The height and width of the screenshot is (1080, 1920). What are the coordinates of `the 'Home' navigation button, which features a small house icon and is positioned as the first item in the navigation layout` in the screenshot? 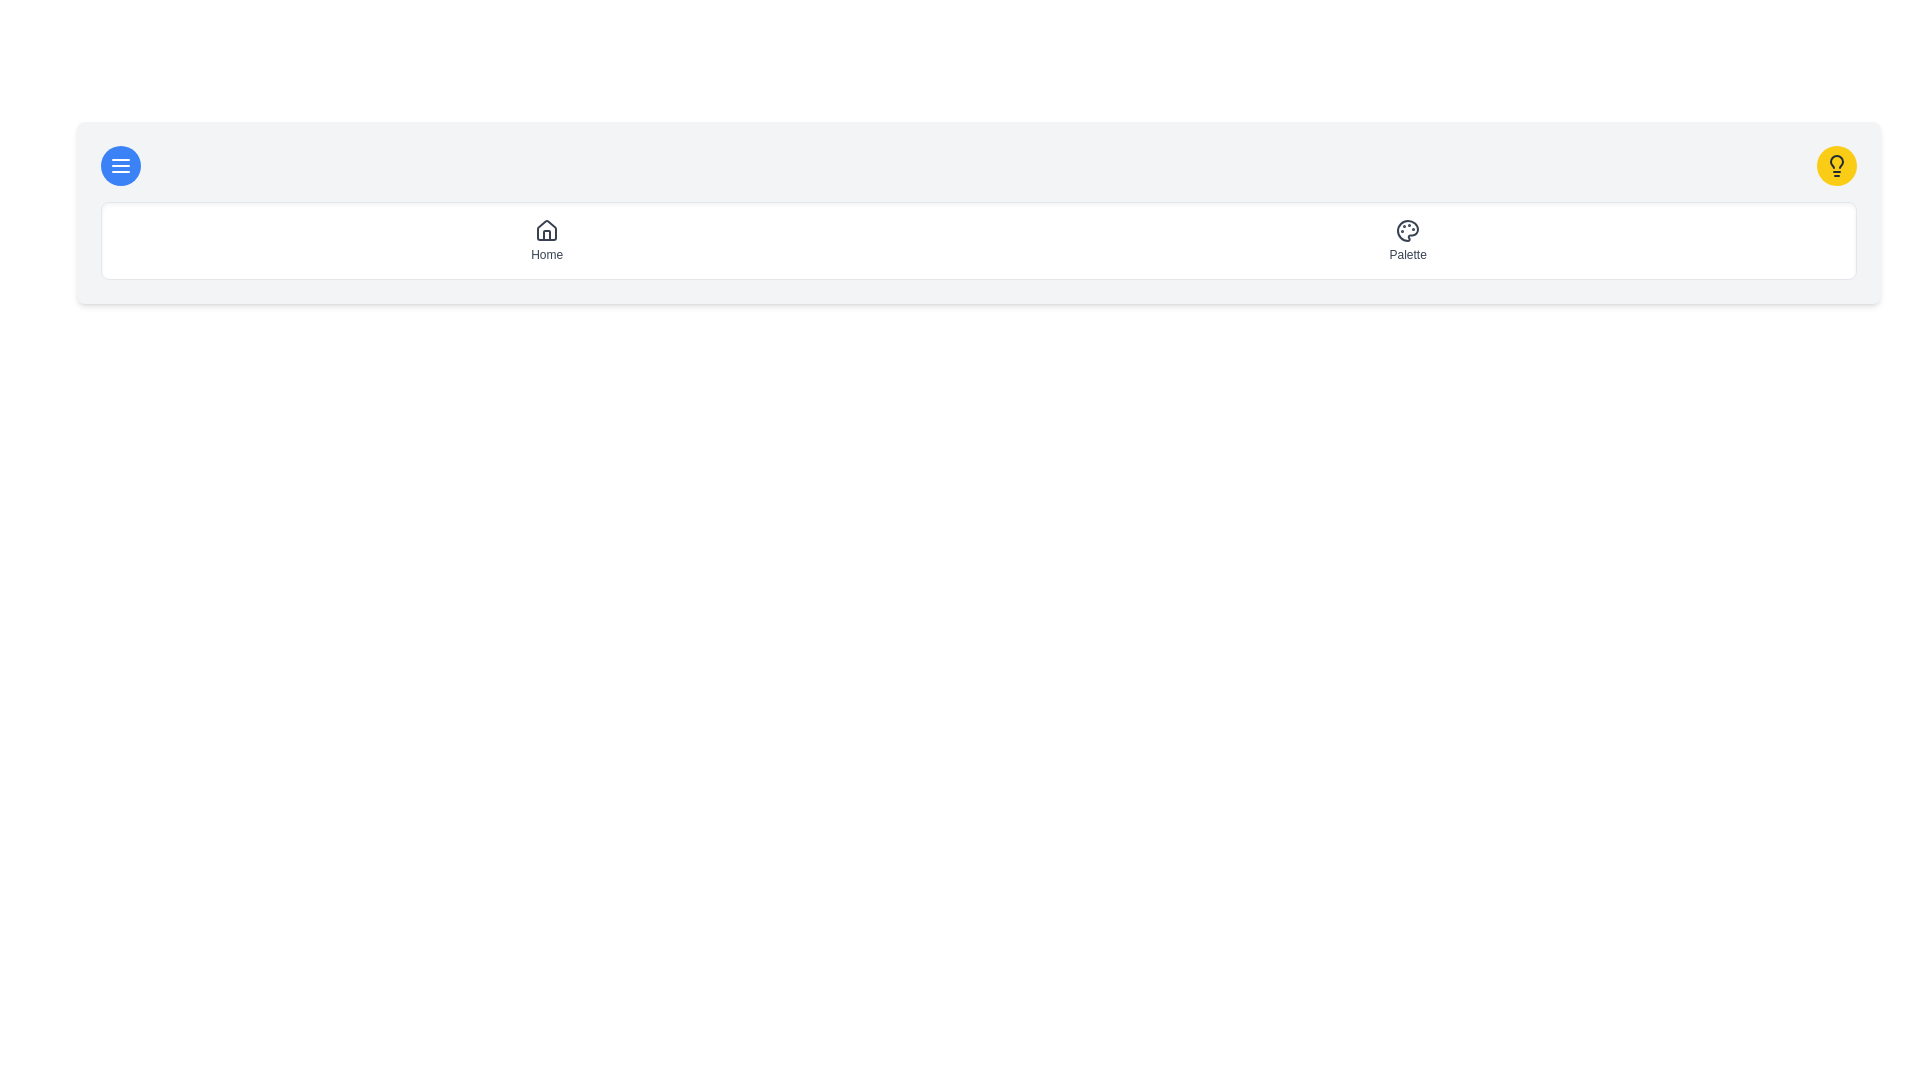 It's located at (547, 239).